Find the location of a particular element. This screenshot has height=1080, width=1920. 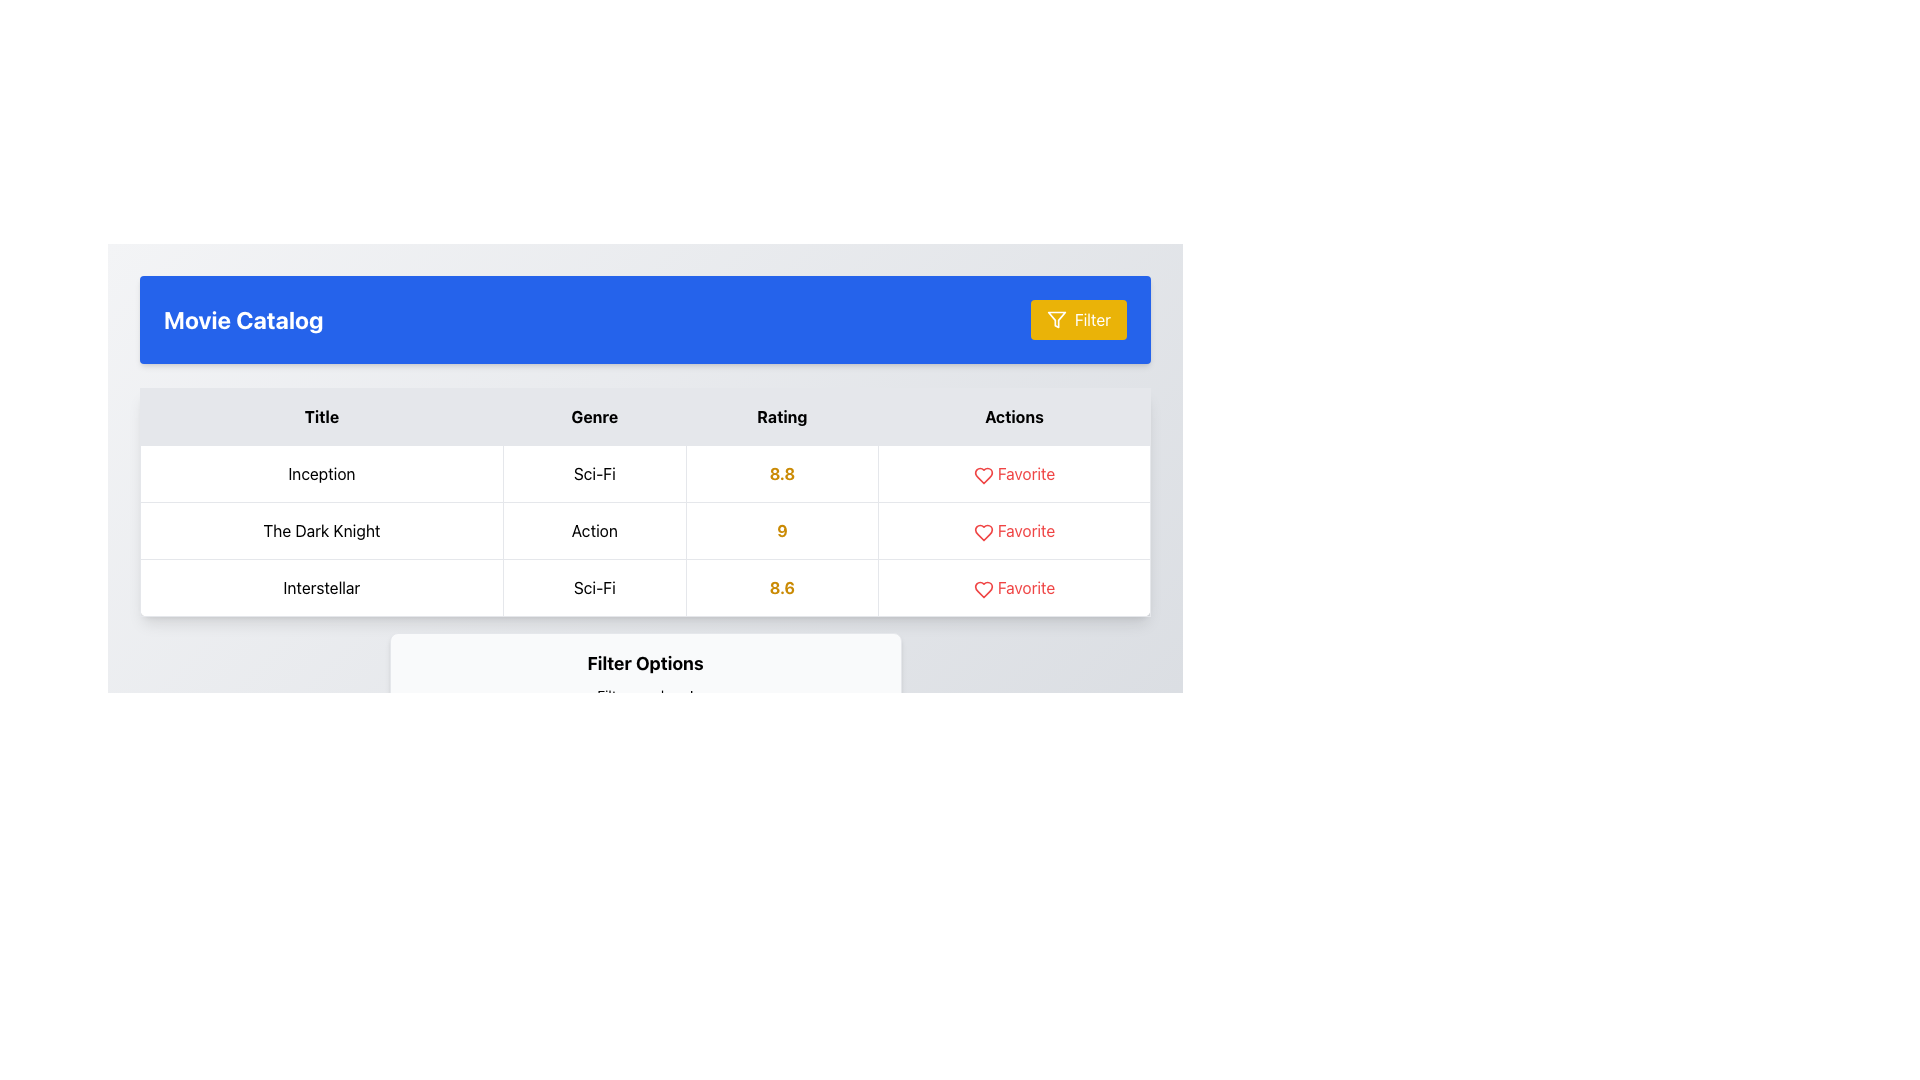

the header text label for the 'Title' column in the table by moving the mouse to its center point is located at coordinates (321, 415).